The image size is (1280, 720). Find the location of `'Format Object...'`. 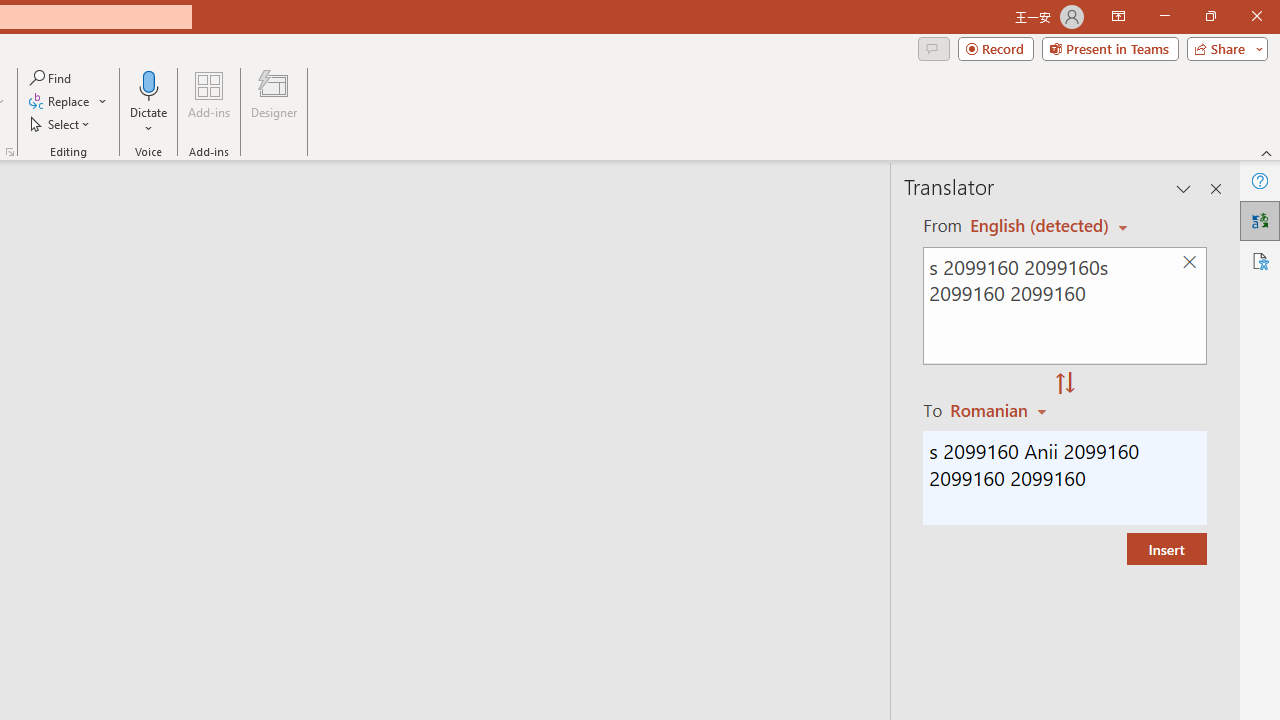

'Format Object...' is located at coordinates (10, 150).